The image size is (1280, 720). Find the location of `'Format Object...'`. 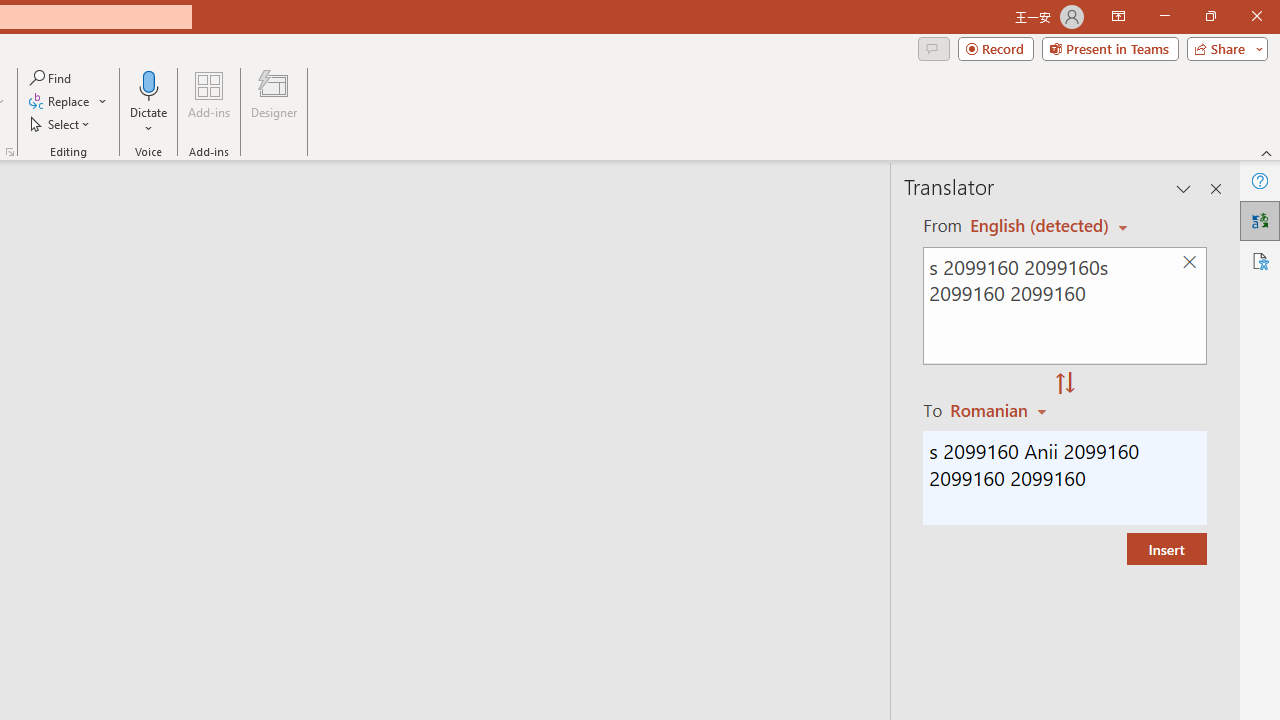

'Format Object...' is located at coordinates (10, 150).